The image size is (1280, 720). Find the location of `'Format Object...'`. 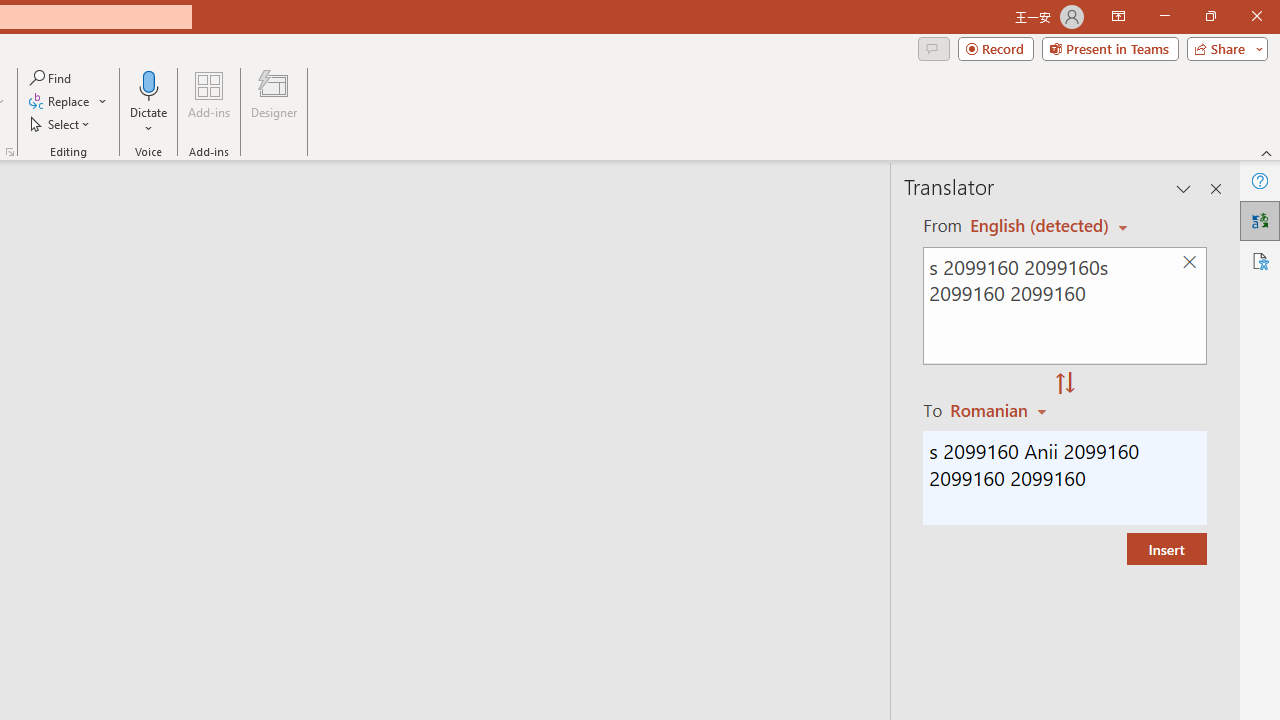

'Format Object...' is located at coordinates (10, 150).